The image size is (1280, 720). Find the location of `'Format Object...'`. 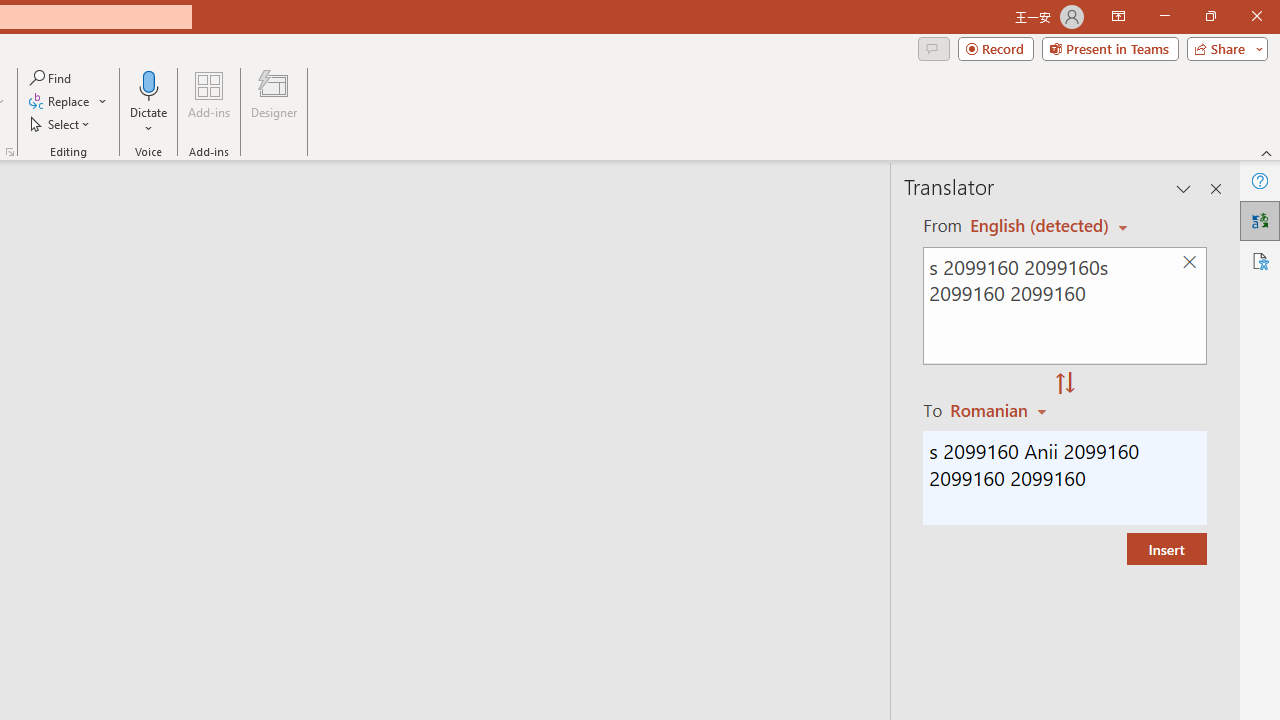

'Format Object...' is located at coordinates (10, 150).